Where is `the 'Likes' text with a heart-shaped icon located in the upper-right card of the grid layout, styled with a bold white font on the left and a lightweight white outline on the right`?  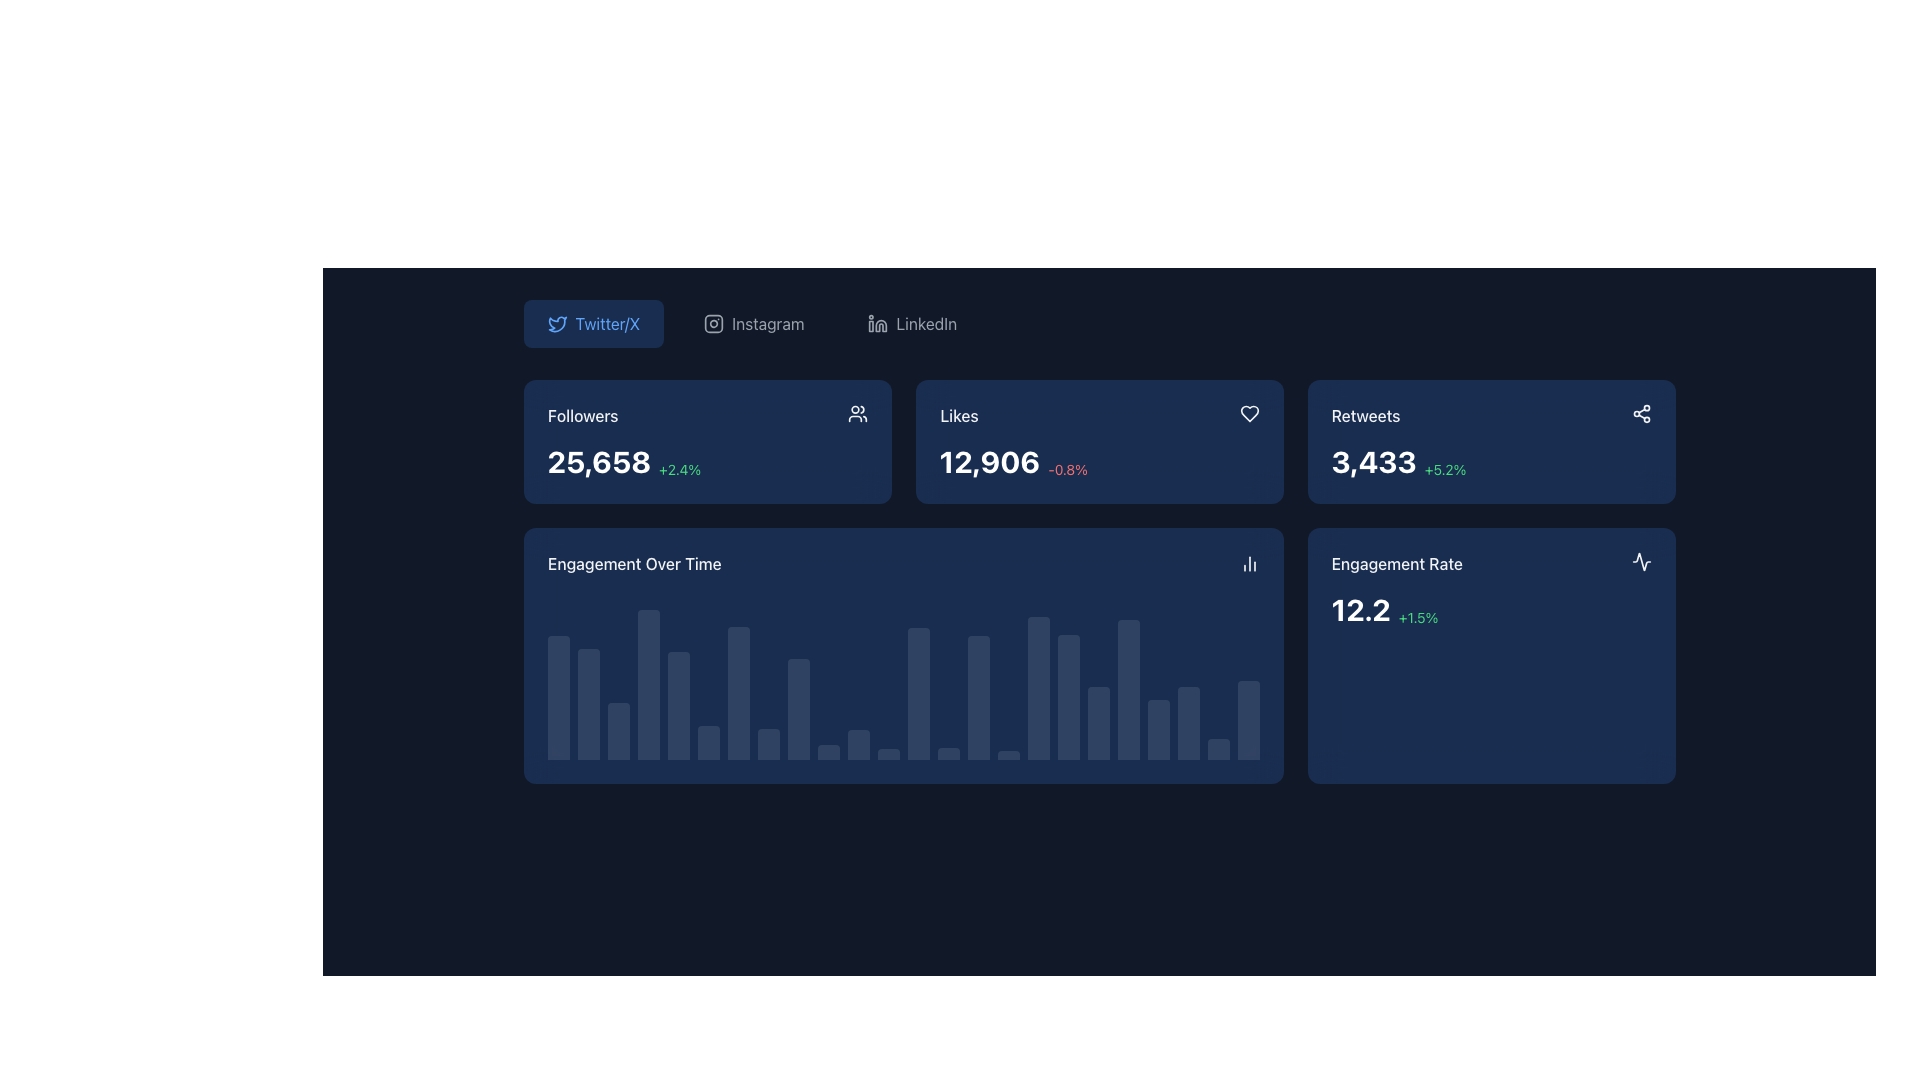
the 'Likes' text with a heart-shaped icon located in the upper-right card of the grid layout, styled with a bold white font on the left and a lightweight white outline on the right is located at coordinates (1098, 415).